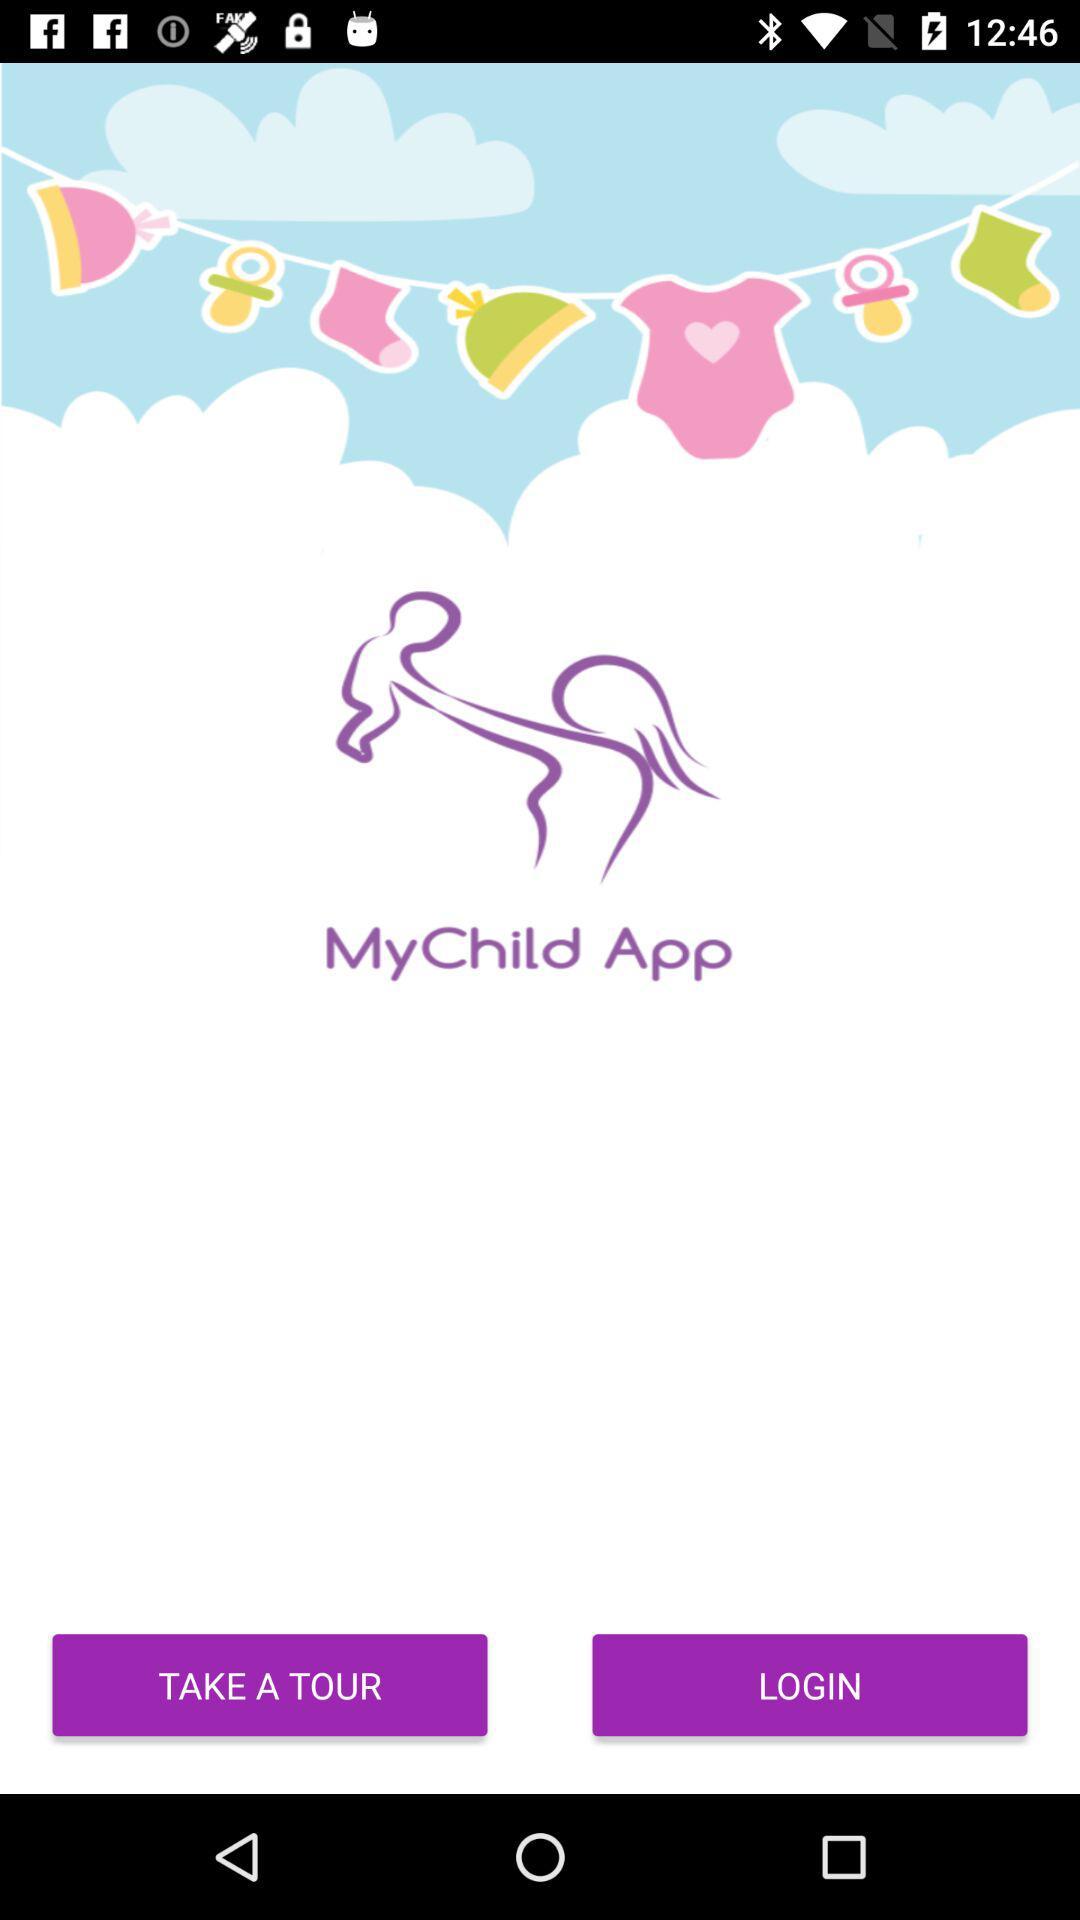 This screenshot has width=1080, height=1920. Describe the element at coordinates (270, 1684) in the screenshot. I see `take a tour at the bottom left corner` at that location.